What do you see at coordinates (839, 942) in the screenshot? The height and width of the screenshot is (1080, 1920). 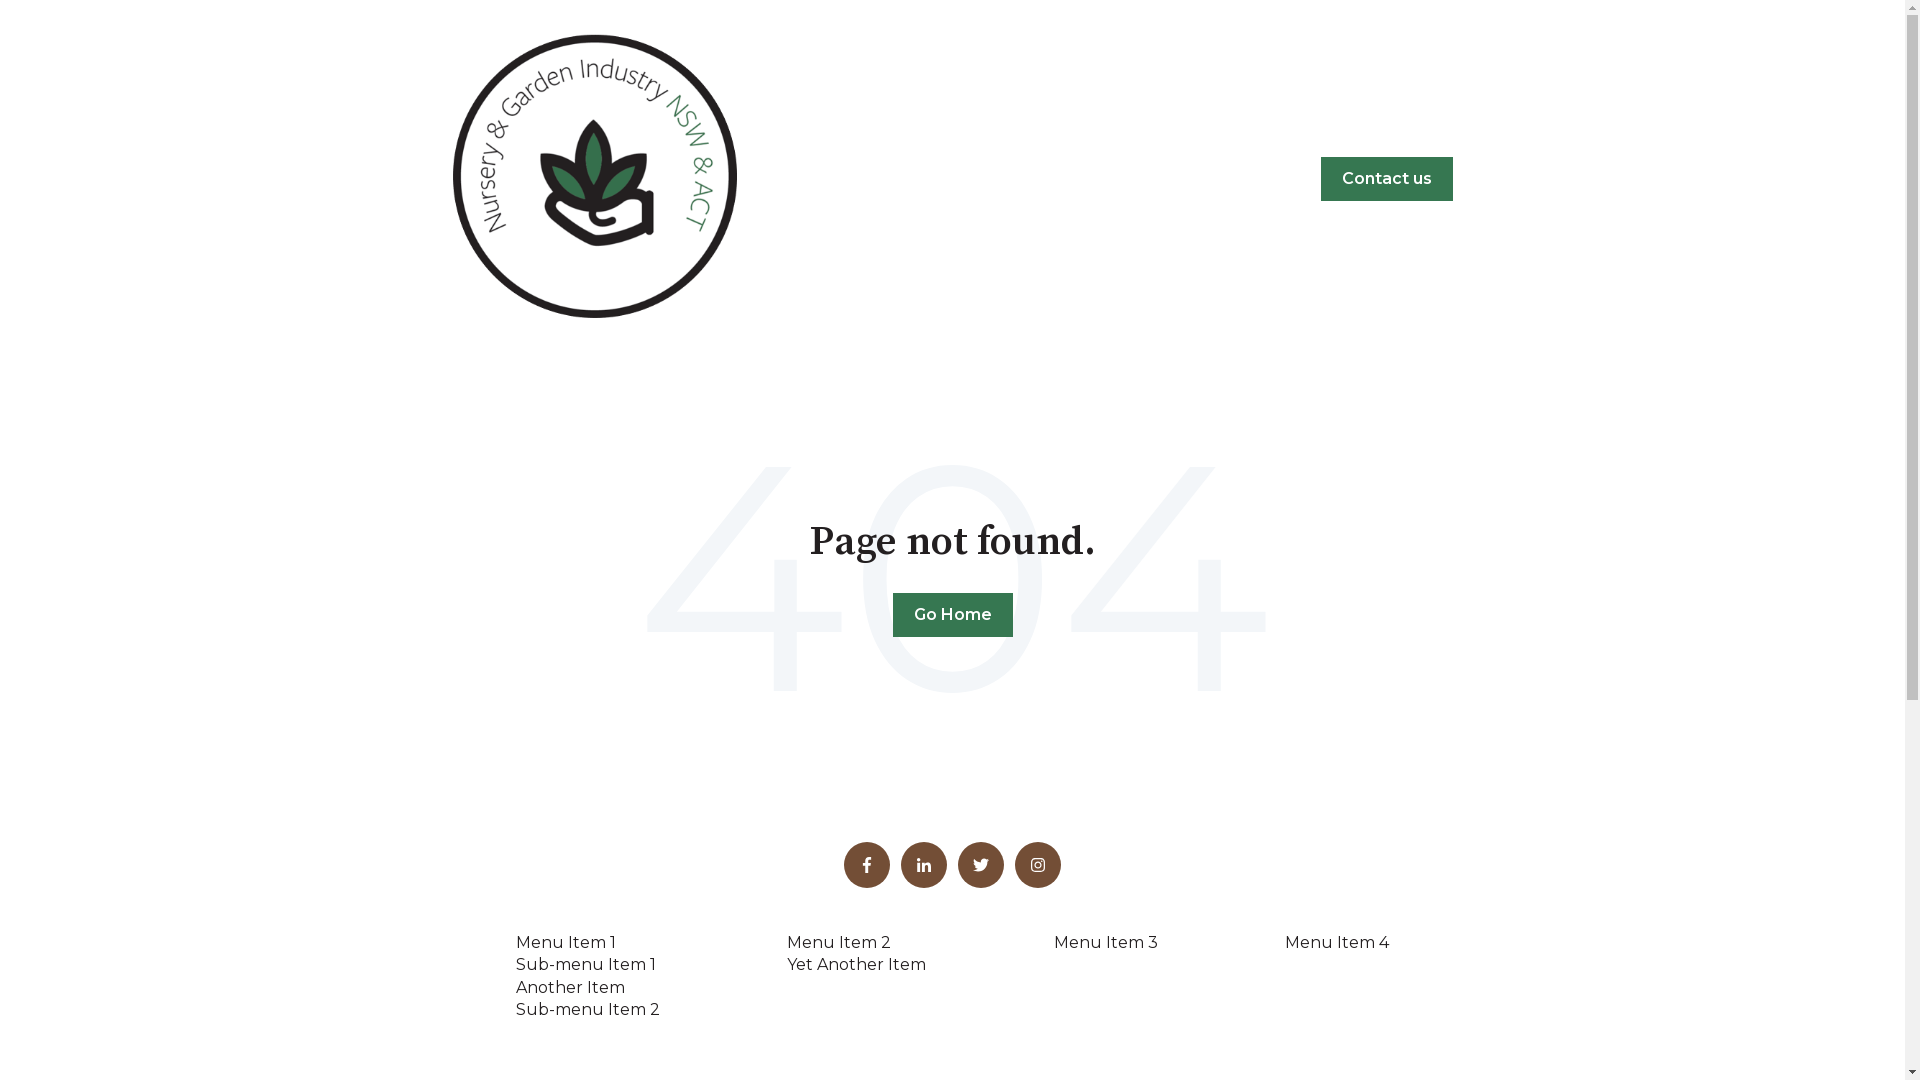 I see `'Menu Item 2'` at bounding box center [839, 942].